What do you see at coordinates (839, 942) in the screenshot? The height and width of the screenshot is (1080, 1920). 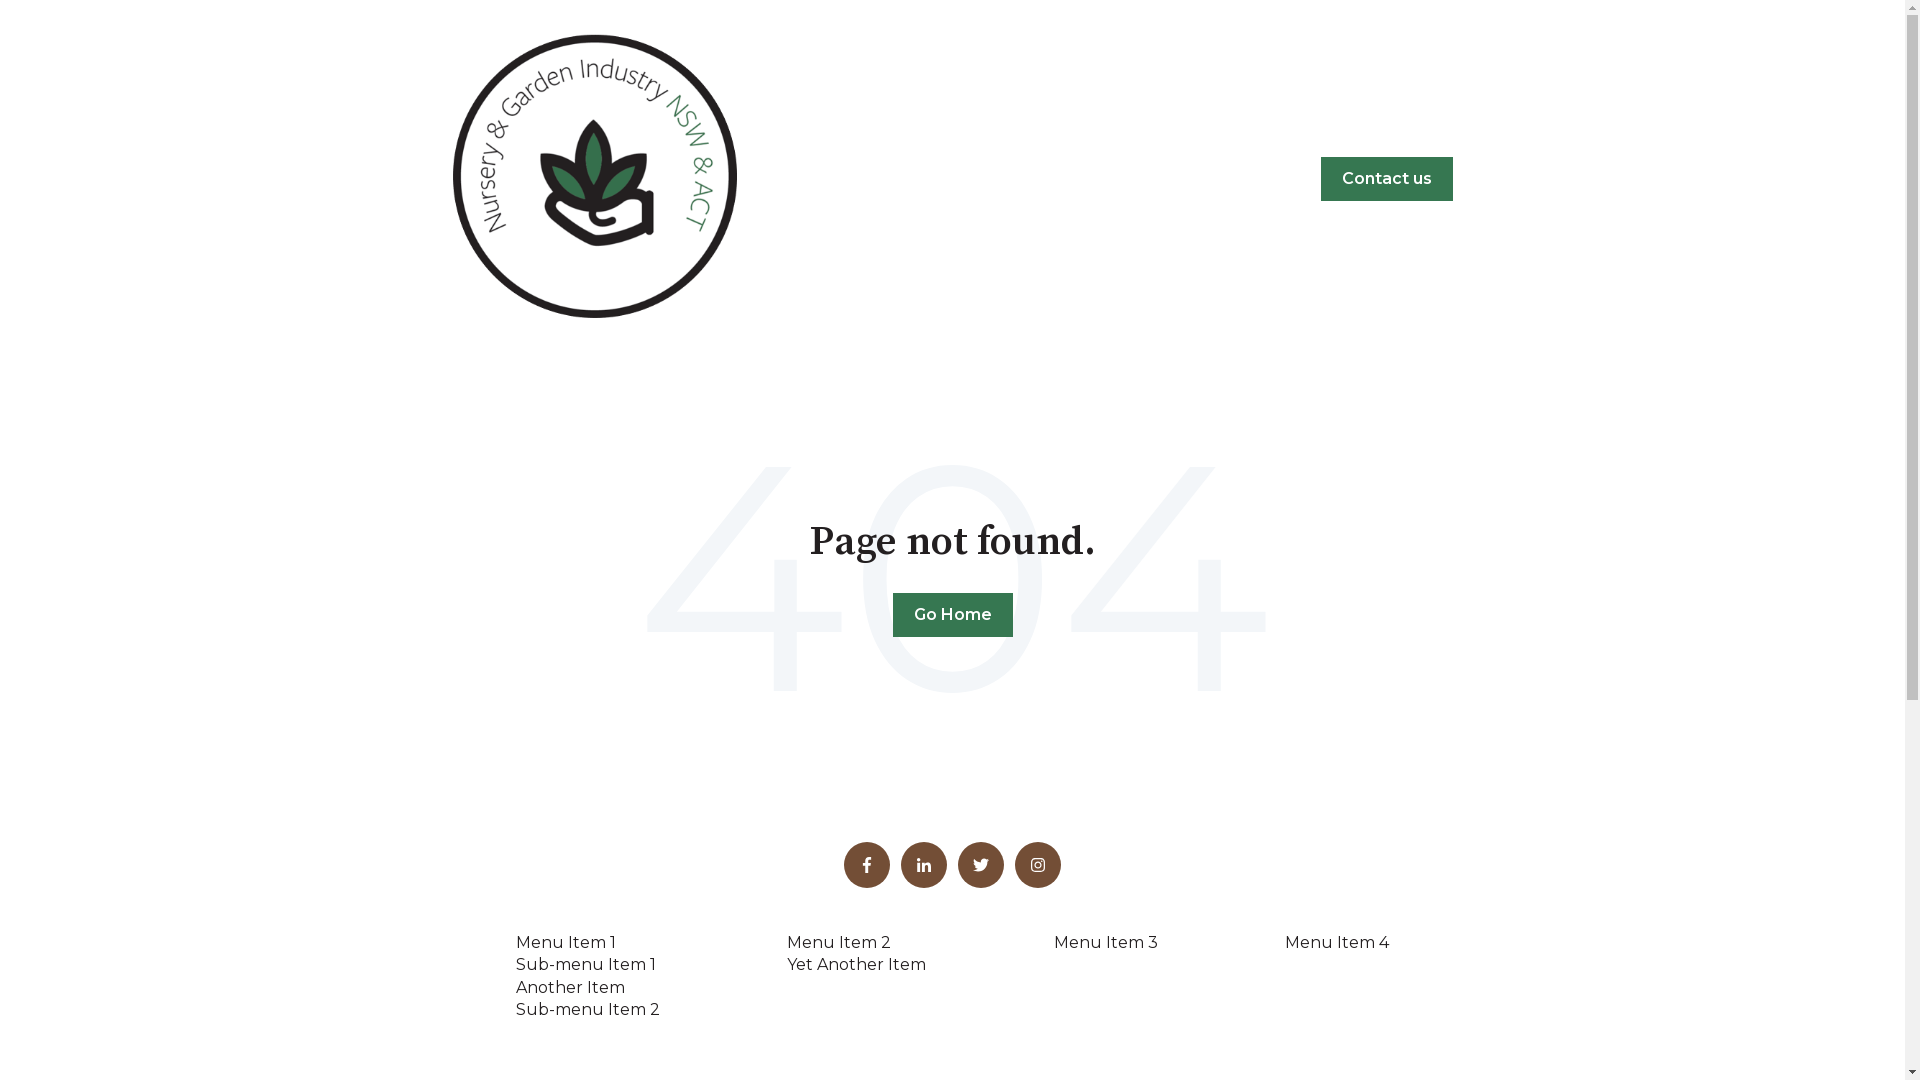 I see `'Menu Item 2'` at bounding box center [839, 942].